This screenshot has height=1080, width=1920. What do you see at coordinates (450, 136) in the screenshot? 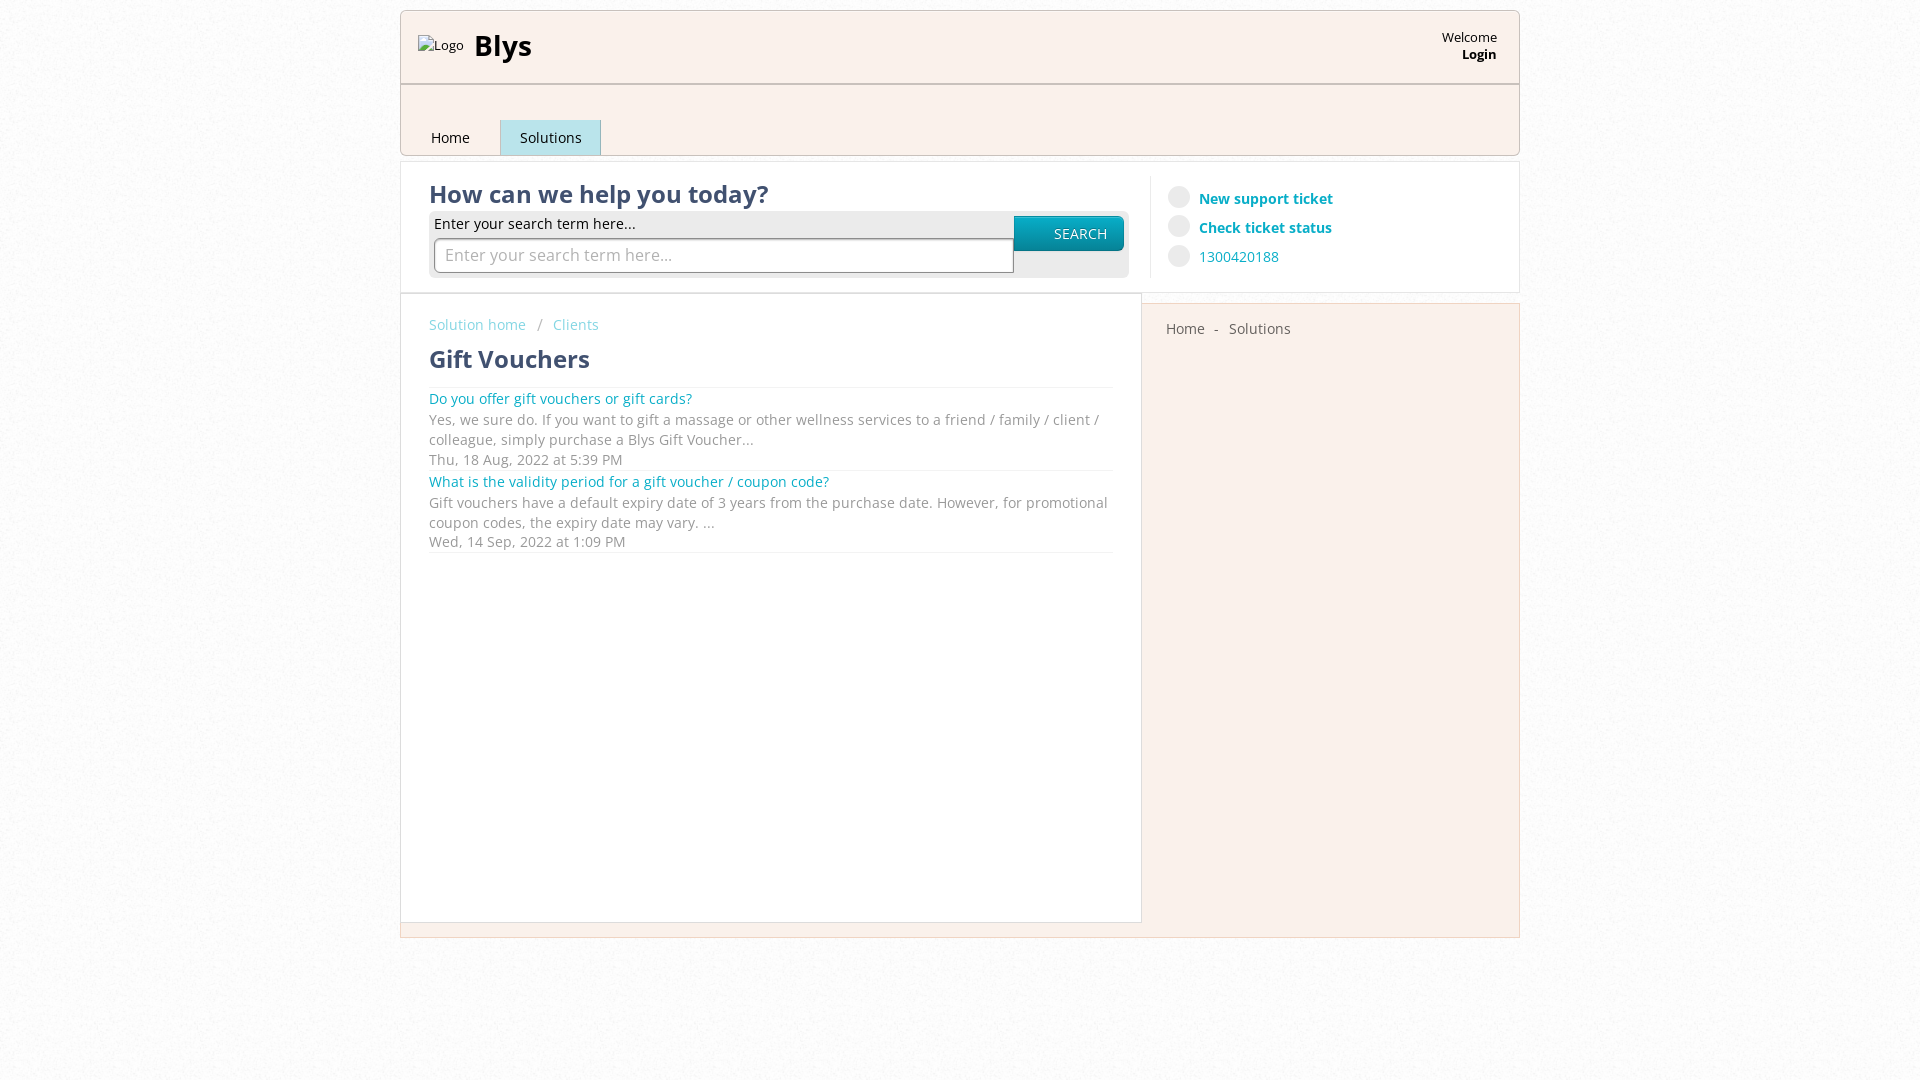
I see `'Home'` at bounding box center [450, 136].